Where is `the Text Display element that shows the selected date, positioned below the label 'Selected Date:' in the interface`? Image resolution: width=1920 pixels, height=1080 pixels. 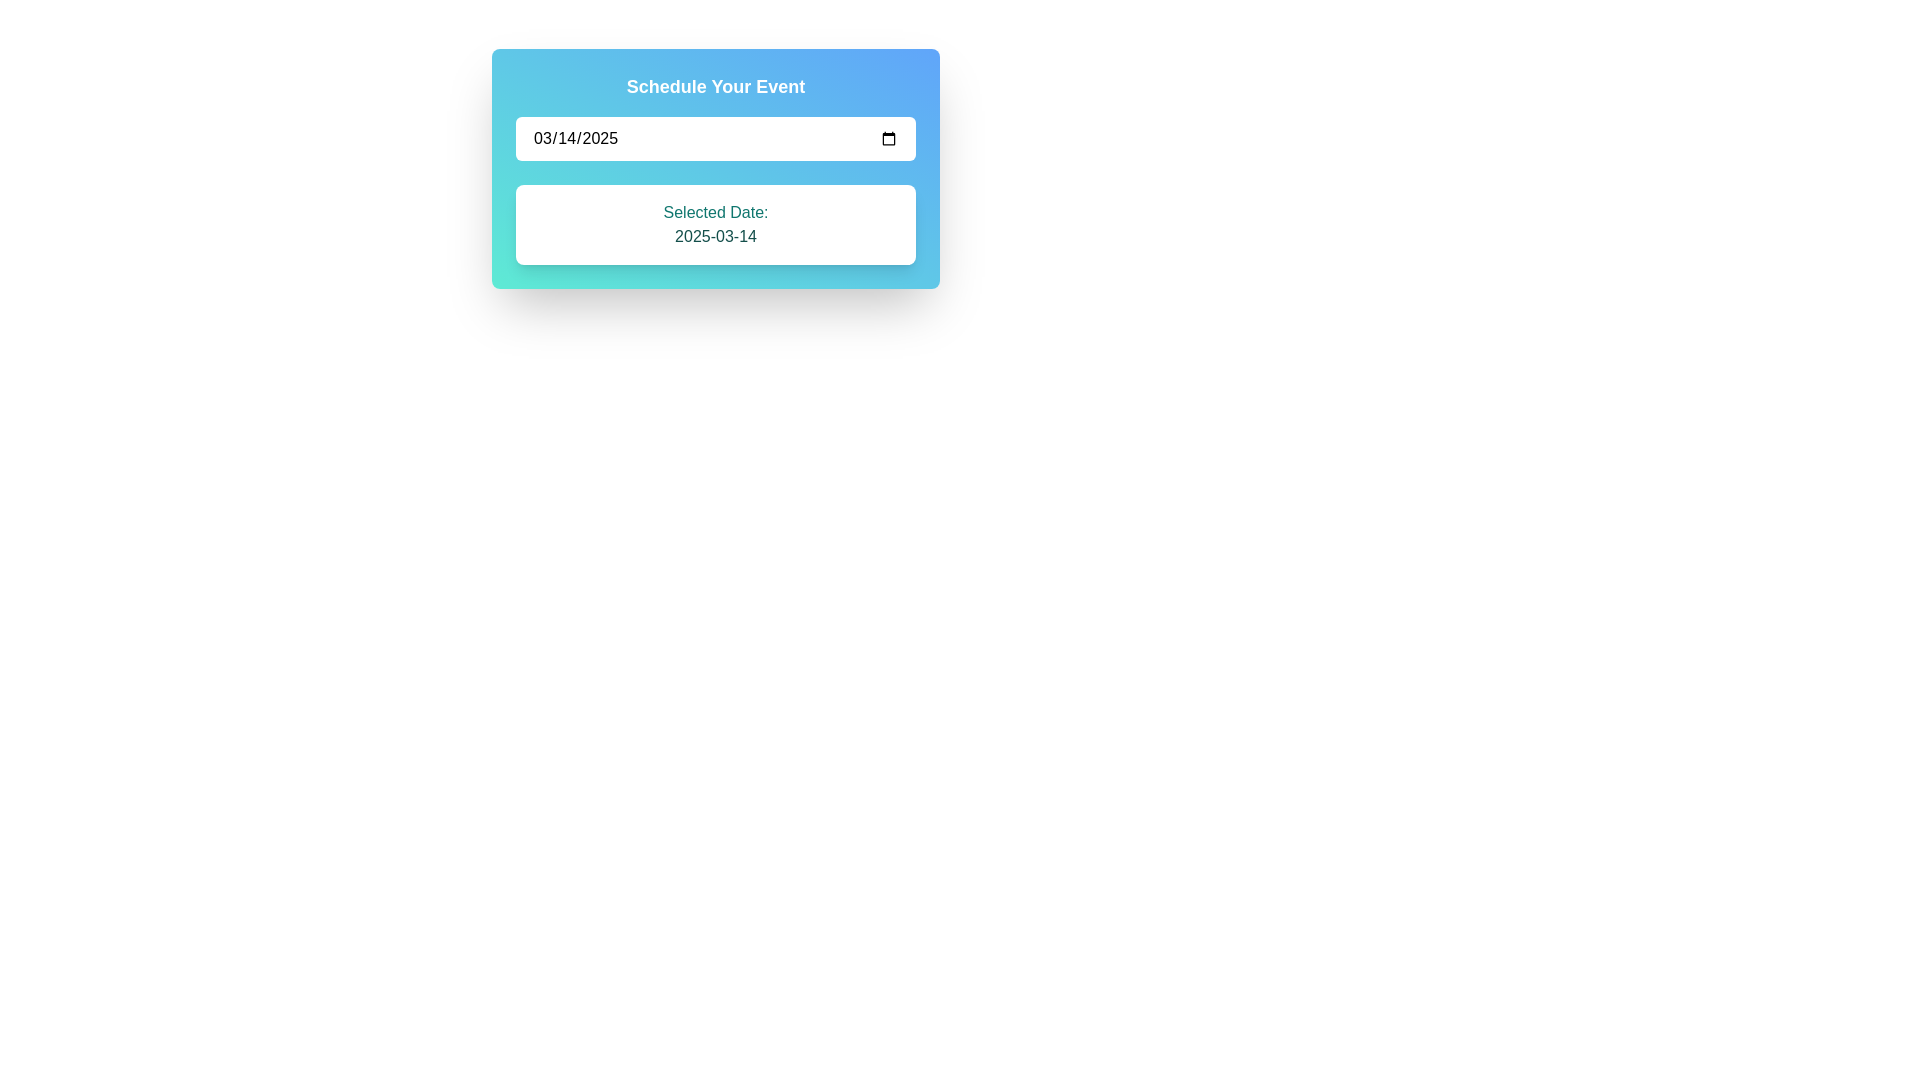 the Text Display element that shows the selected date, positioned below the label 'Selected Date:' in the interface is located at coordinates (715, 235).